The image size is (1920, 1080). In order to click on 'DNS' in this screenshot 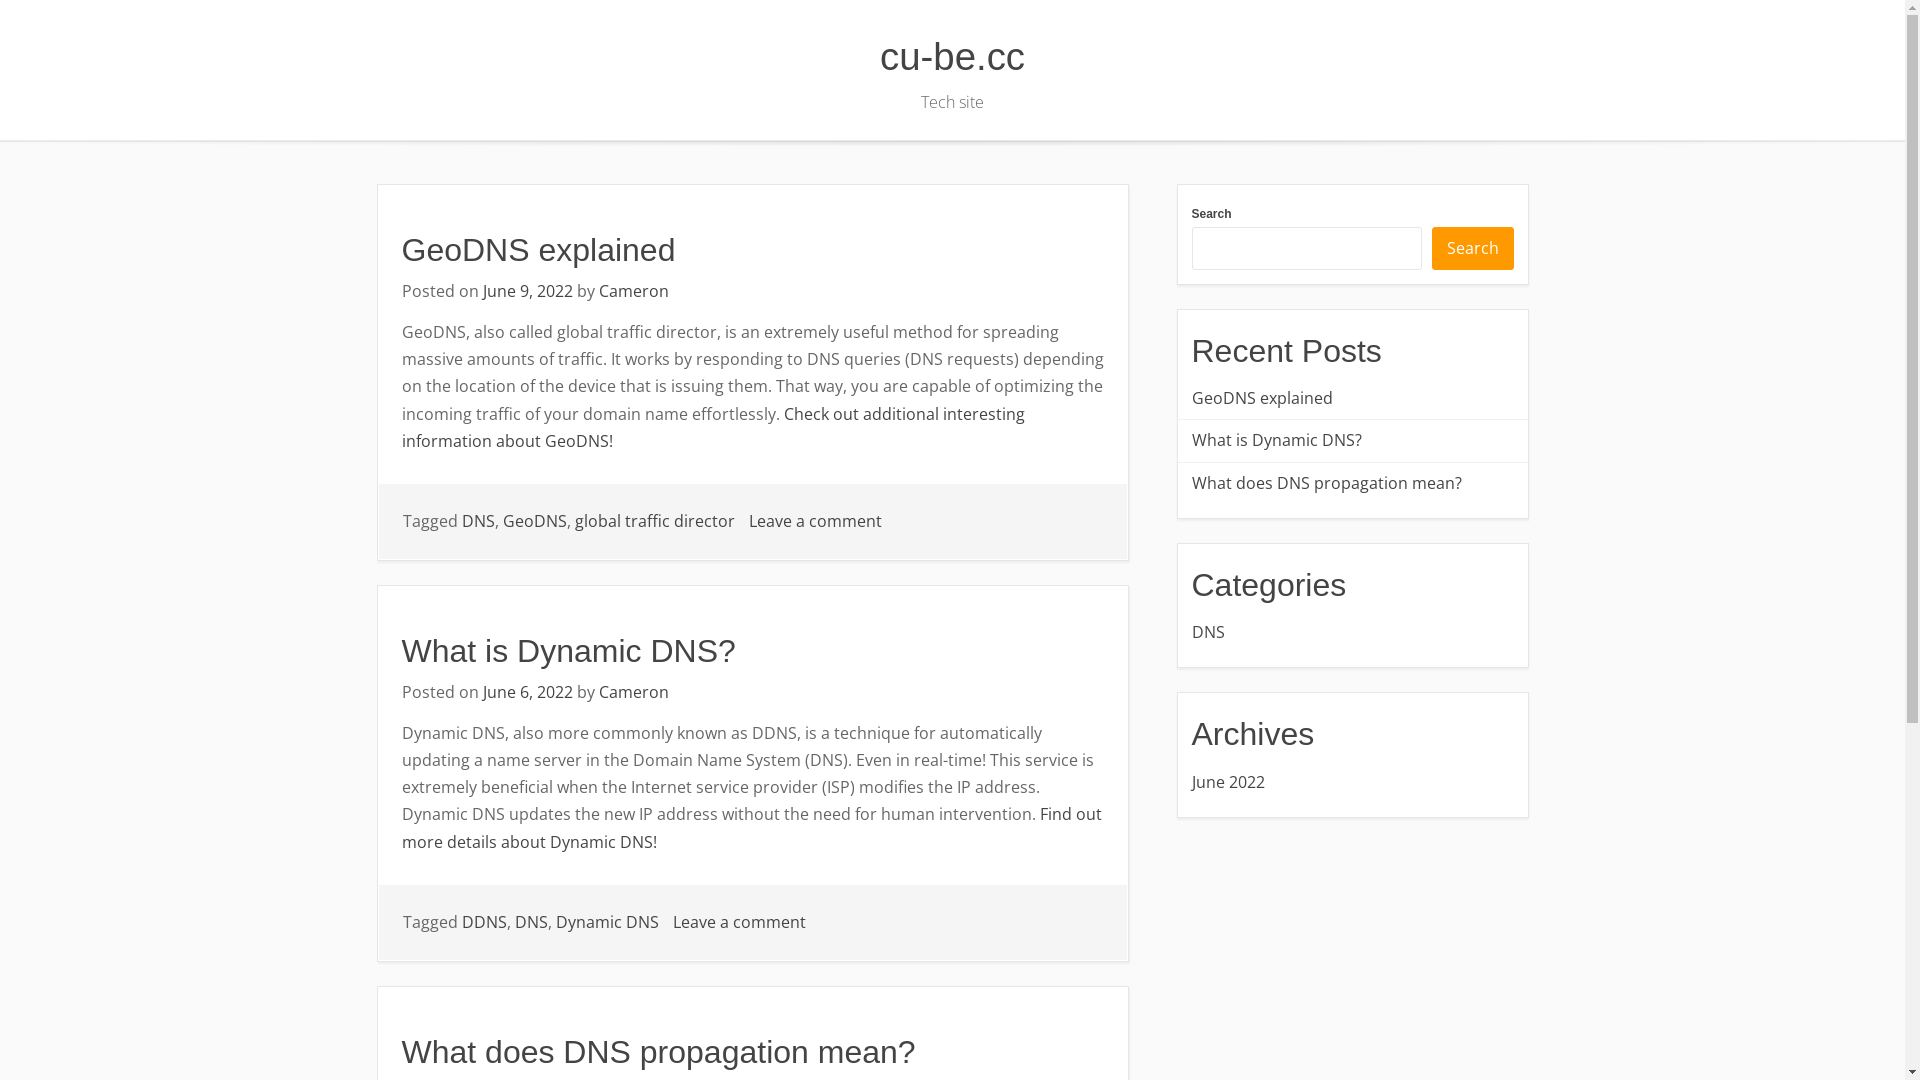, I will do `click(477, 519)`.